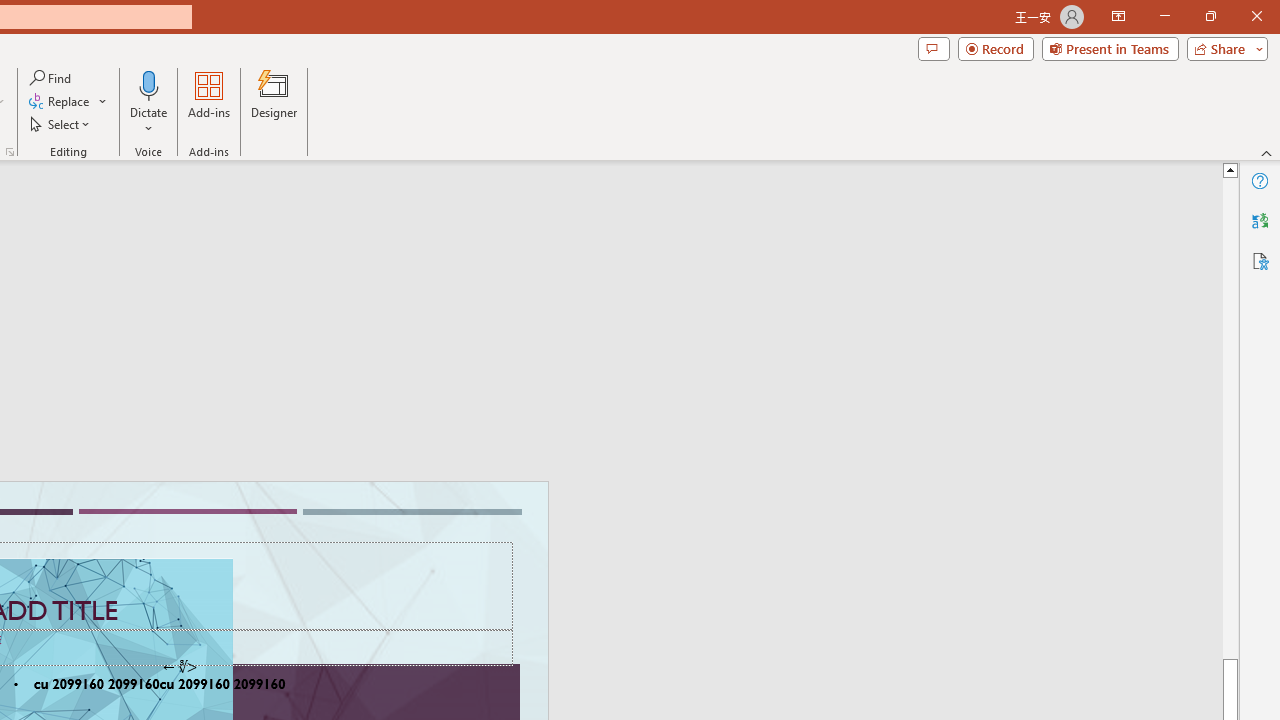 The image size is (1280, 720). Describe the element at coordinates (179, 667) in the screenshot. I see `'TextBox 7'` at that location.